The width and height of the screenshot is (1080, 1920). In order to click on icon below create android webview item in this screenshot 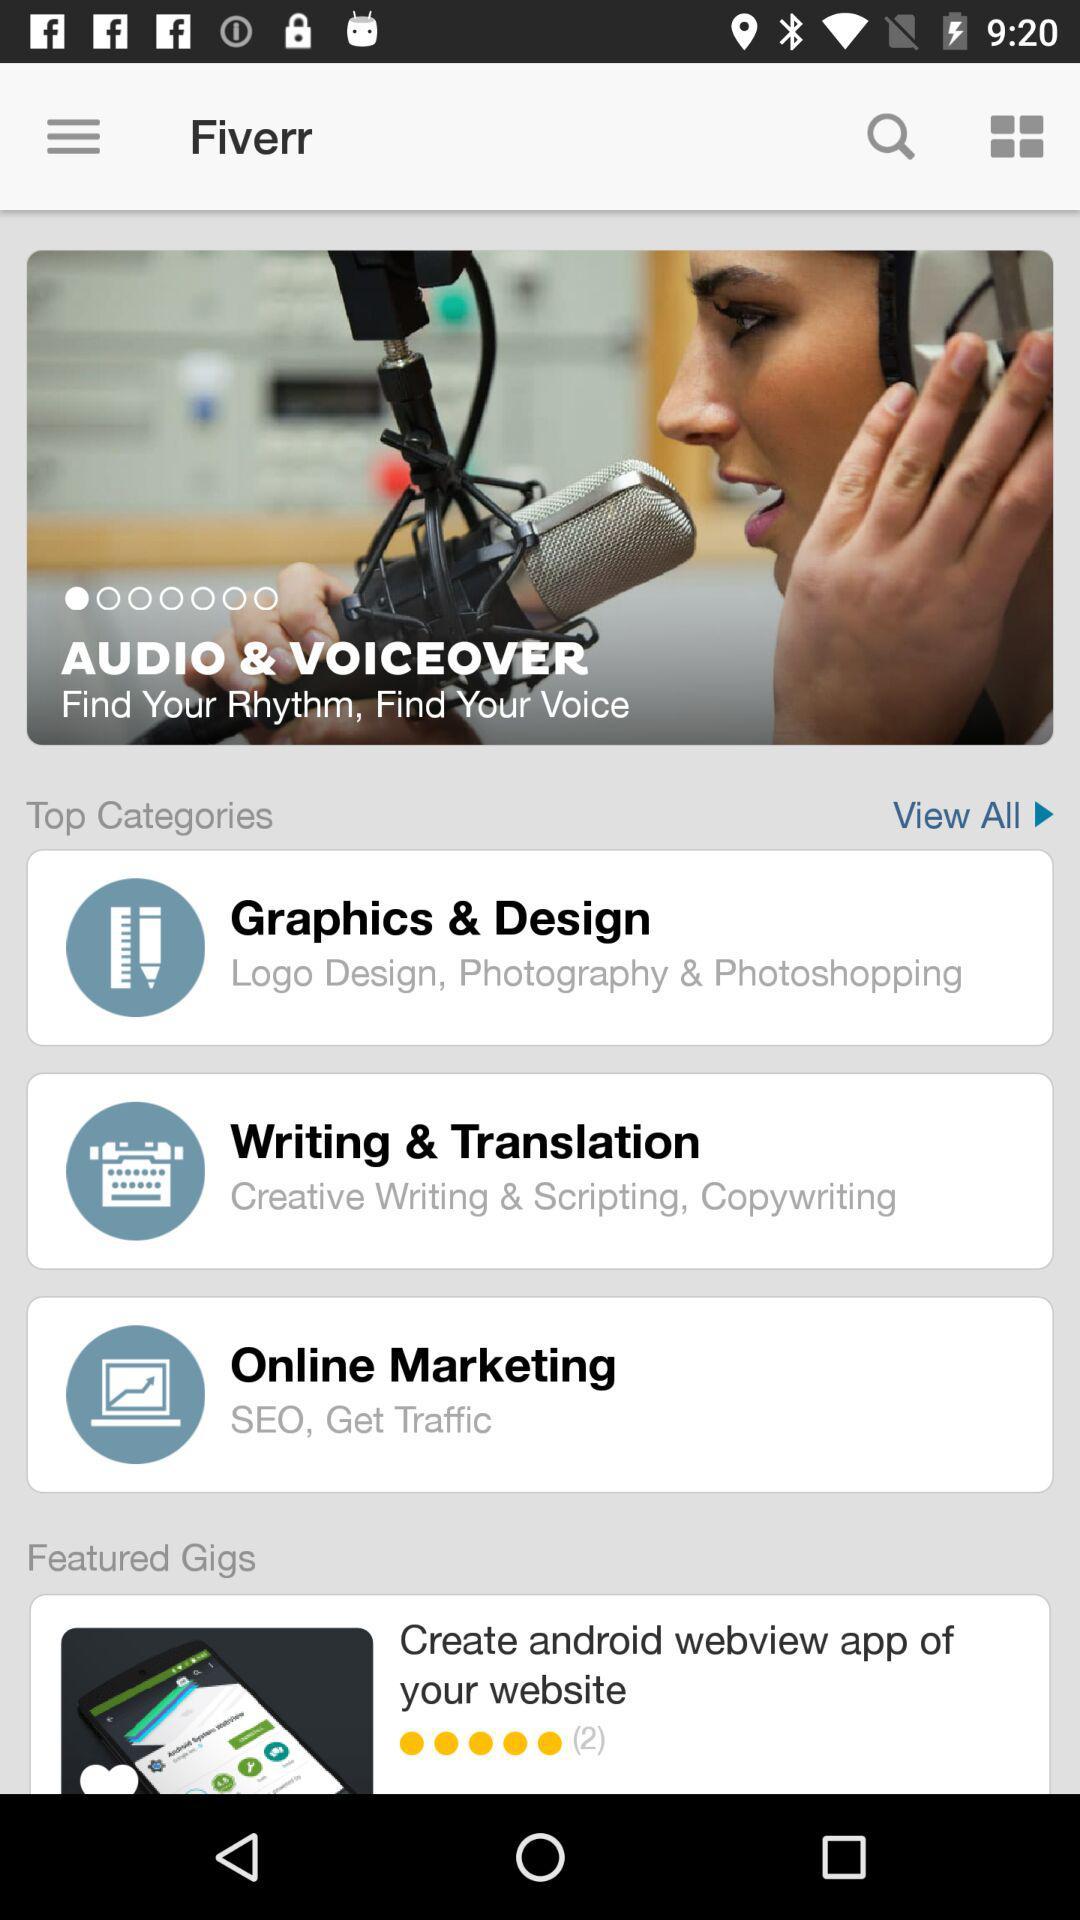, I will do `click(519, 1742)`.